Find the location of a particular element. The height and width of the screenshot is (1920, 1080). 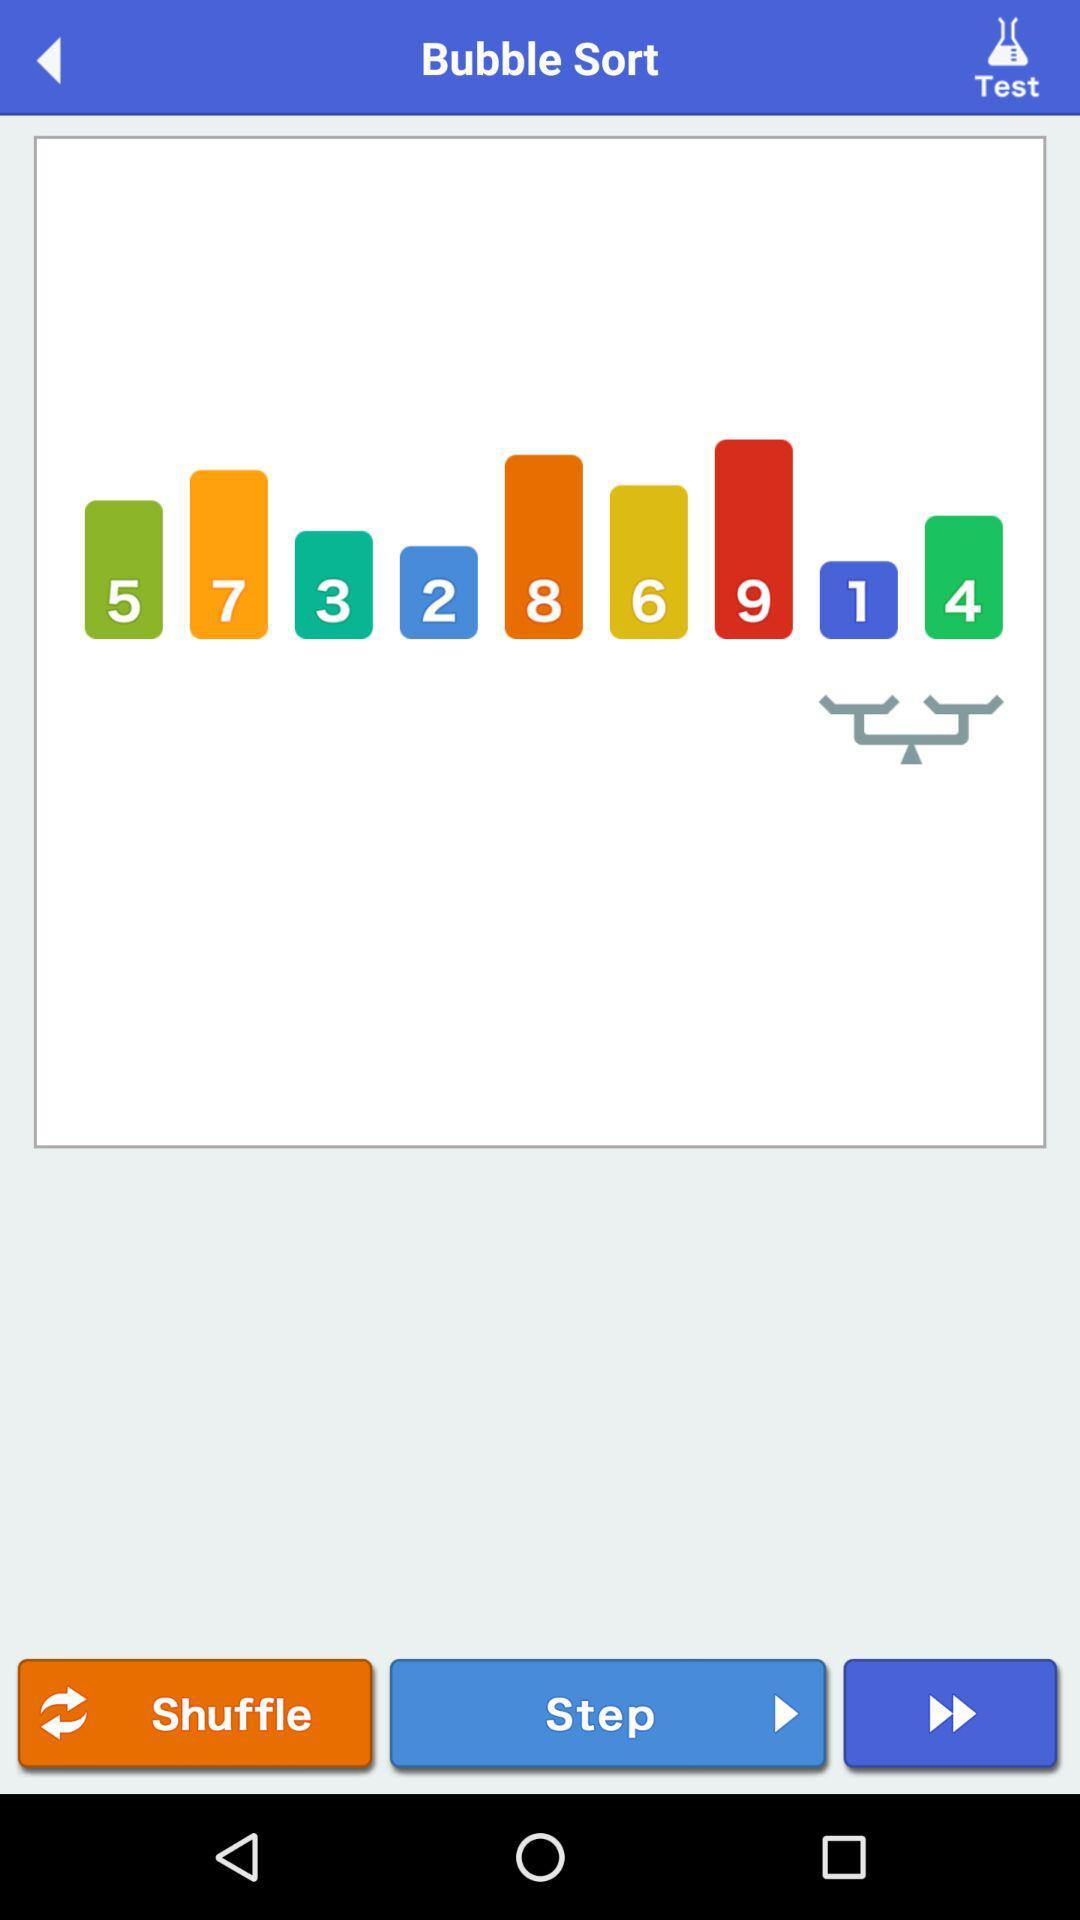

the button is used to go forward is located at coordinates (609, 1716).